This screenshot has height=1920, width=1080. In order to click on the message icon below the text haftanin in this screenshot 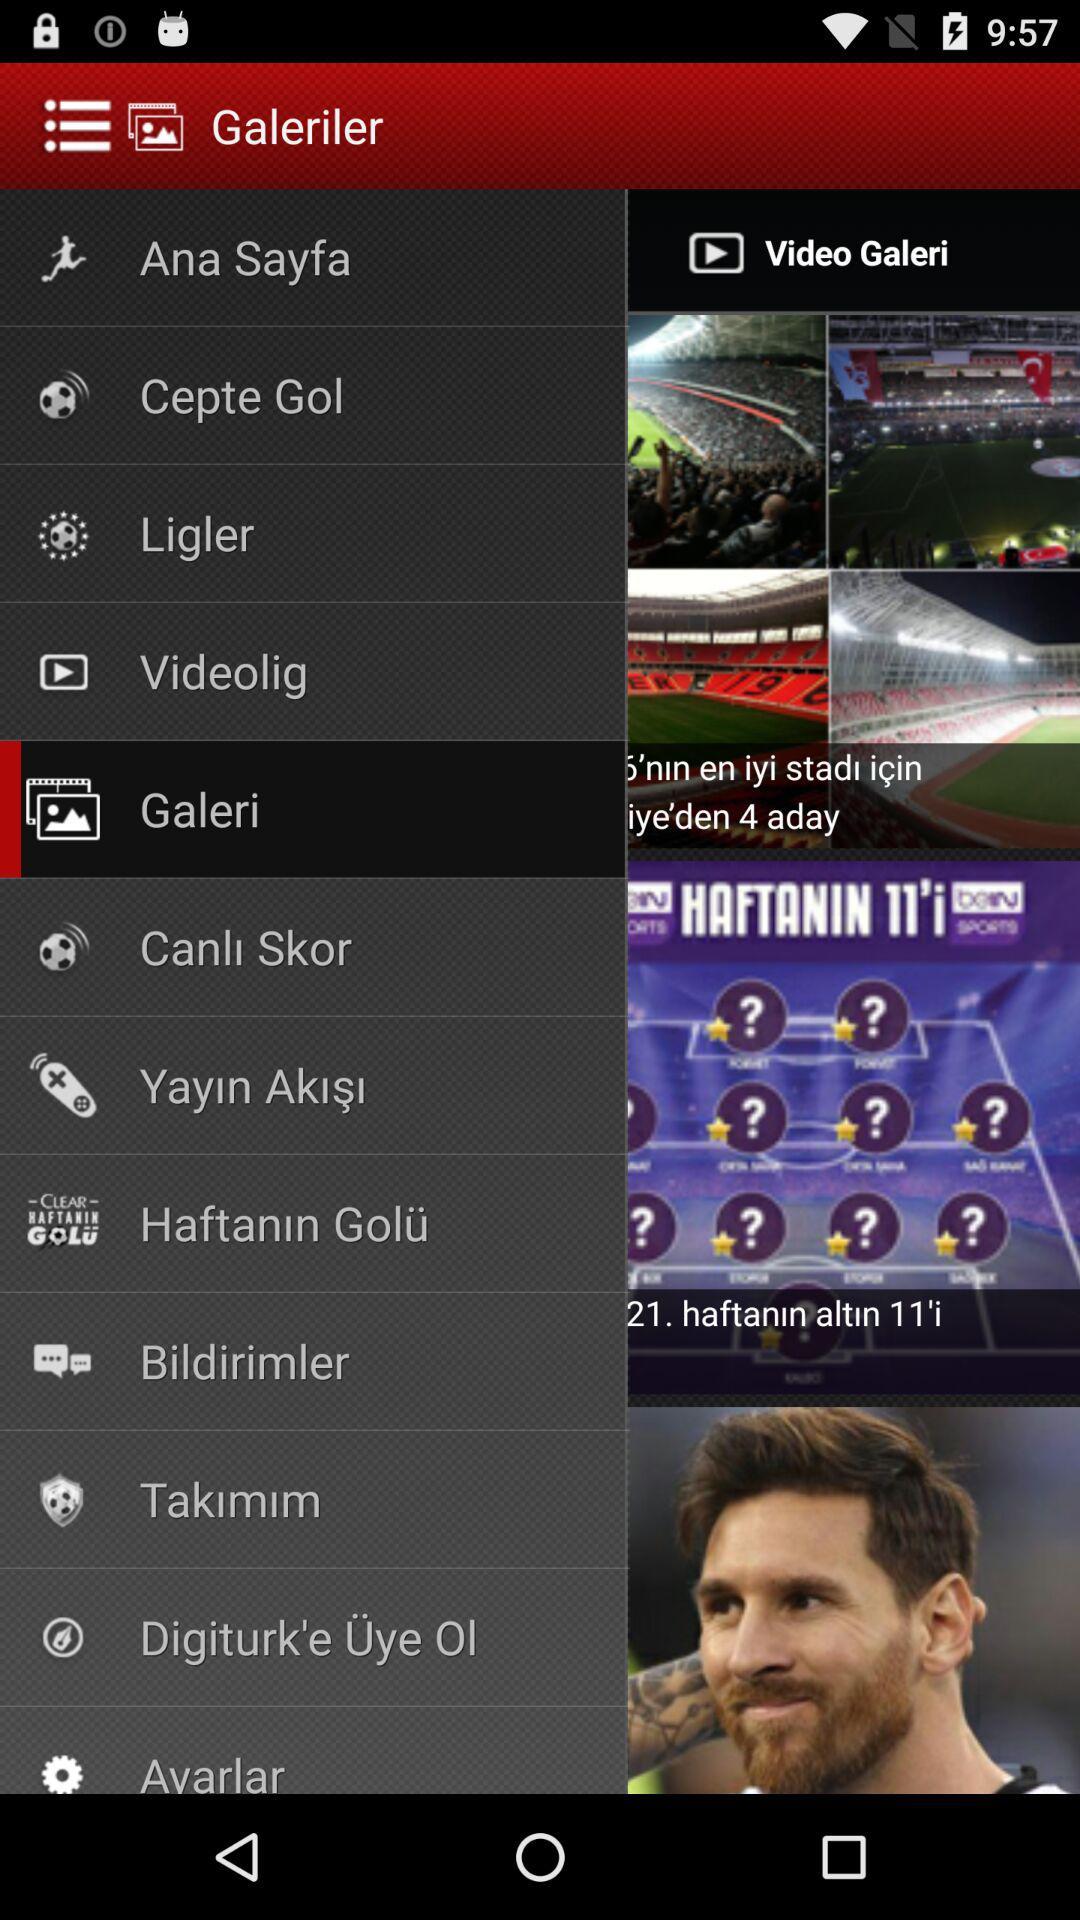, I will do `click(61, 1360)`.